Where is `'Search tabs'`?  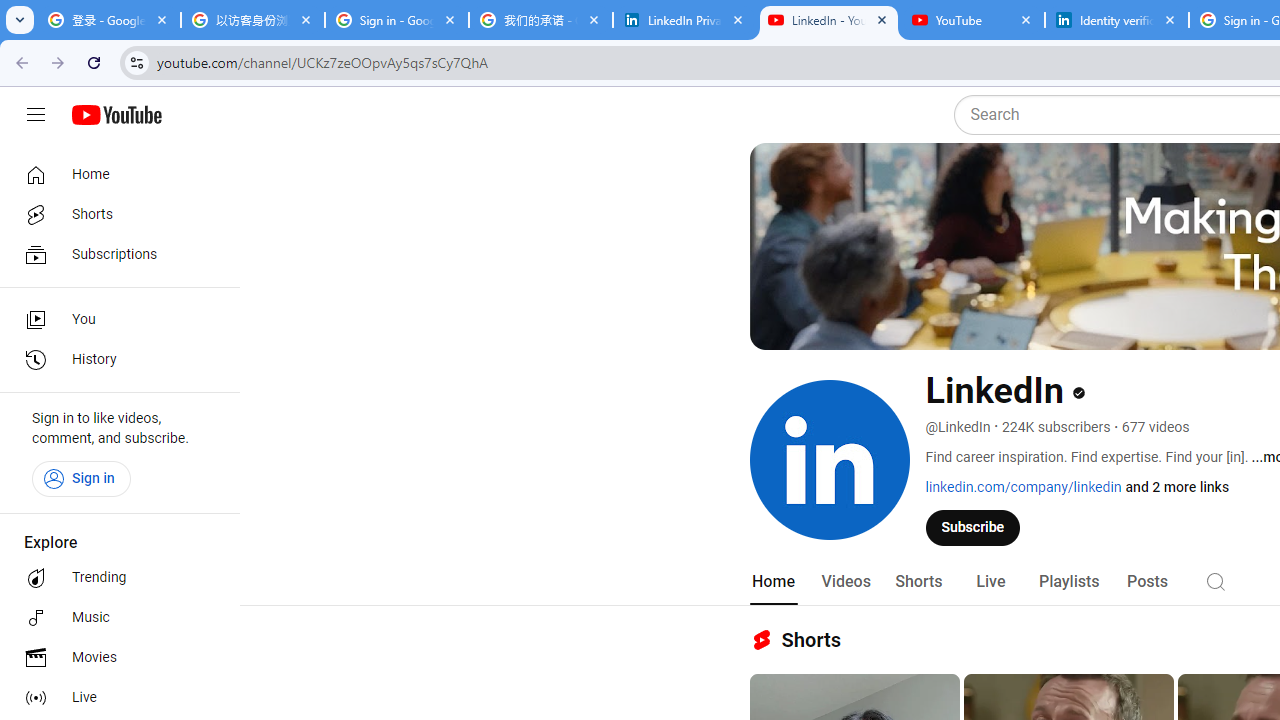 'Search tabs' is located at coordinates (20, 20).